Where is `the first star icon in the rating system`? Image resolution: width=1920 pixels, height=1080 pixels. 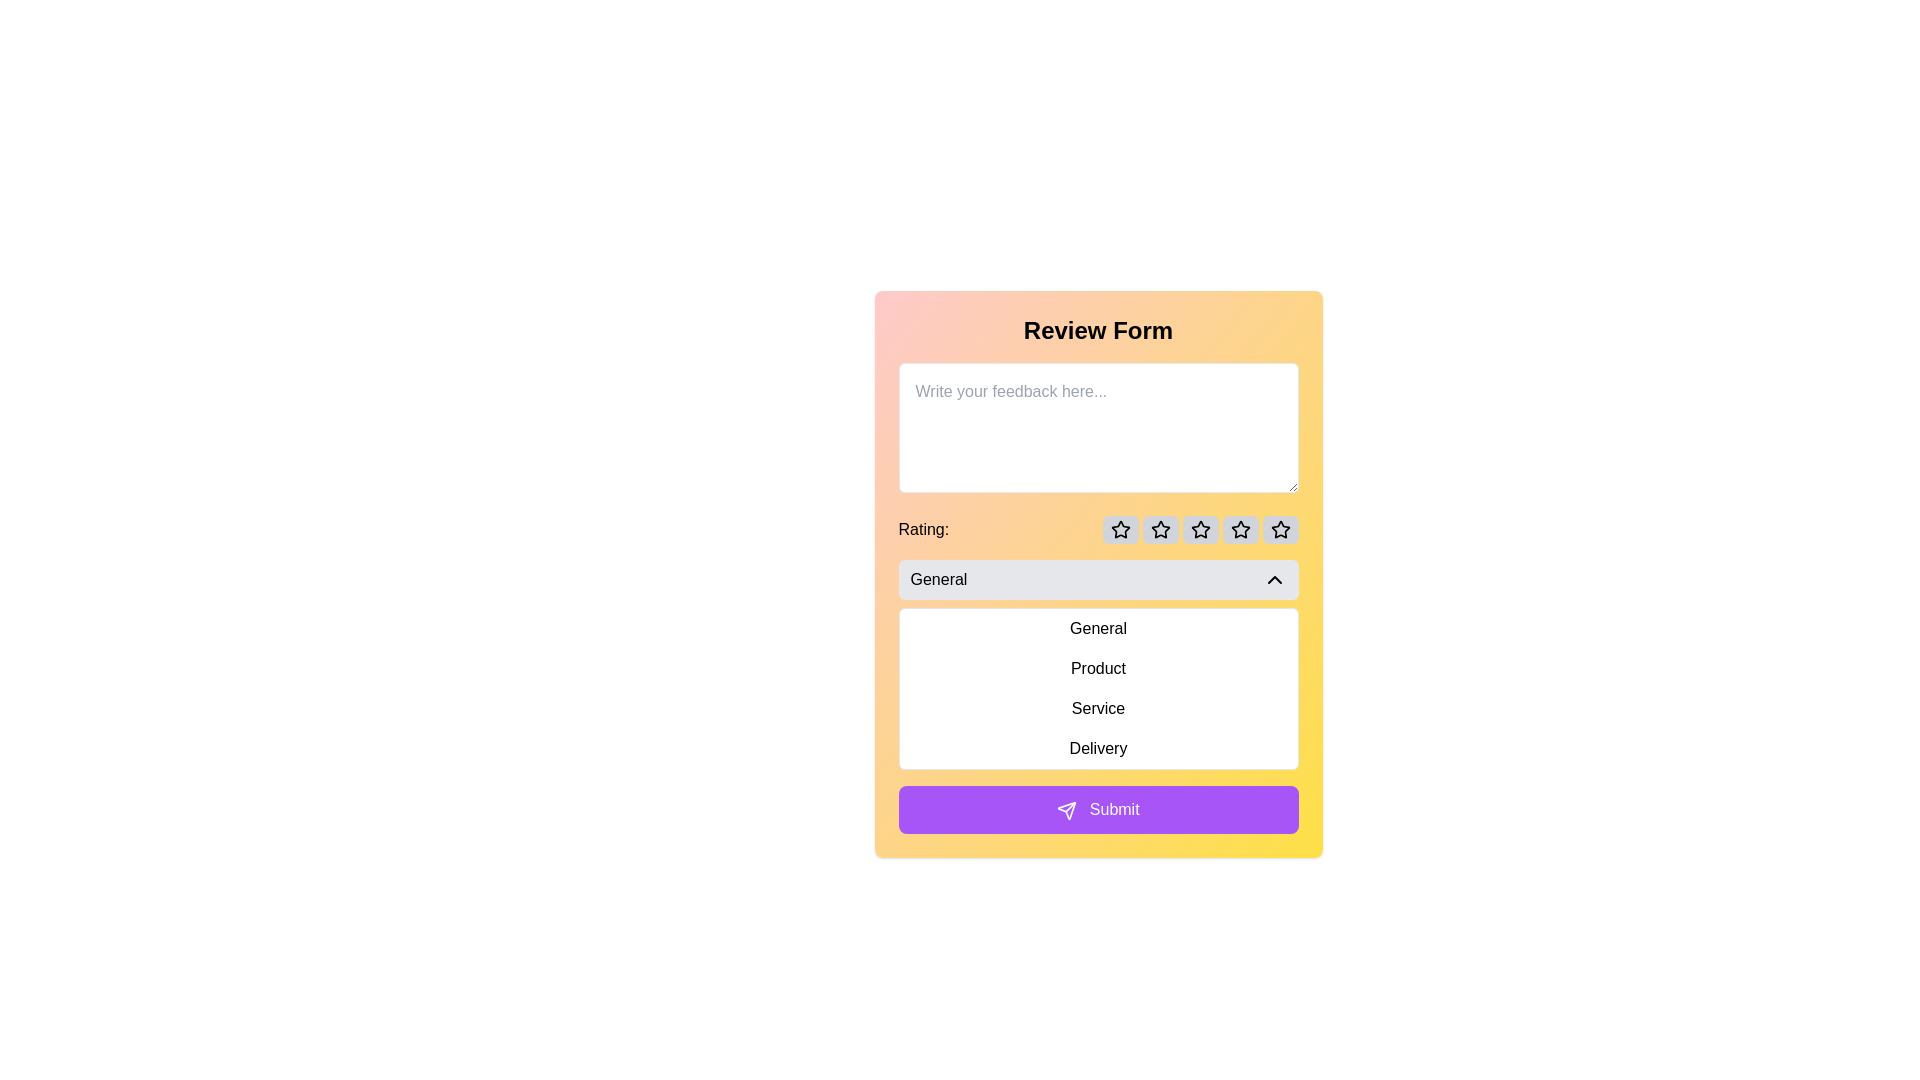
the first star icon in the rating system is located at coordinates (1120, 528).